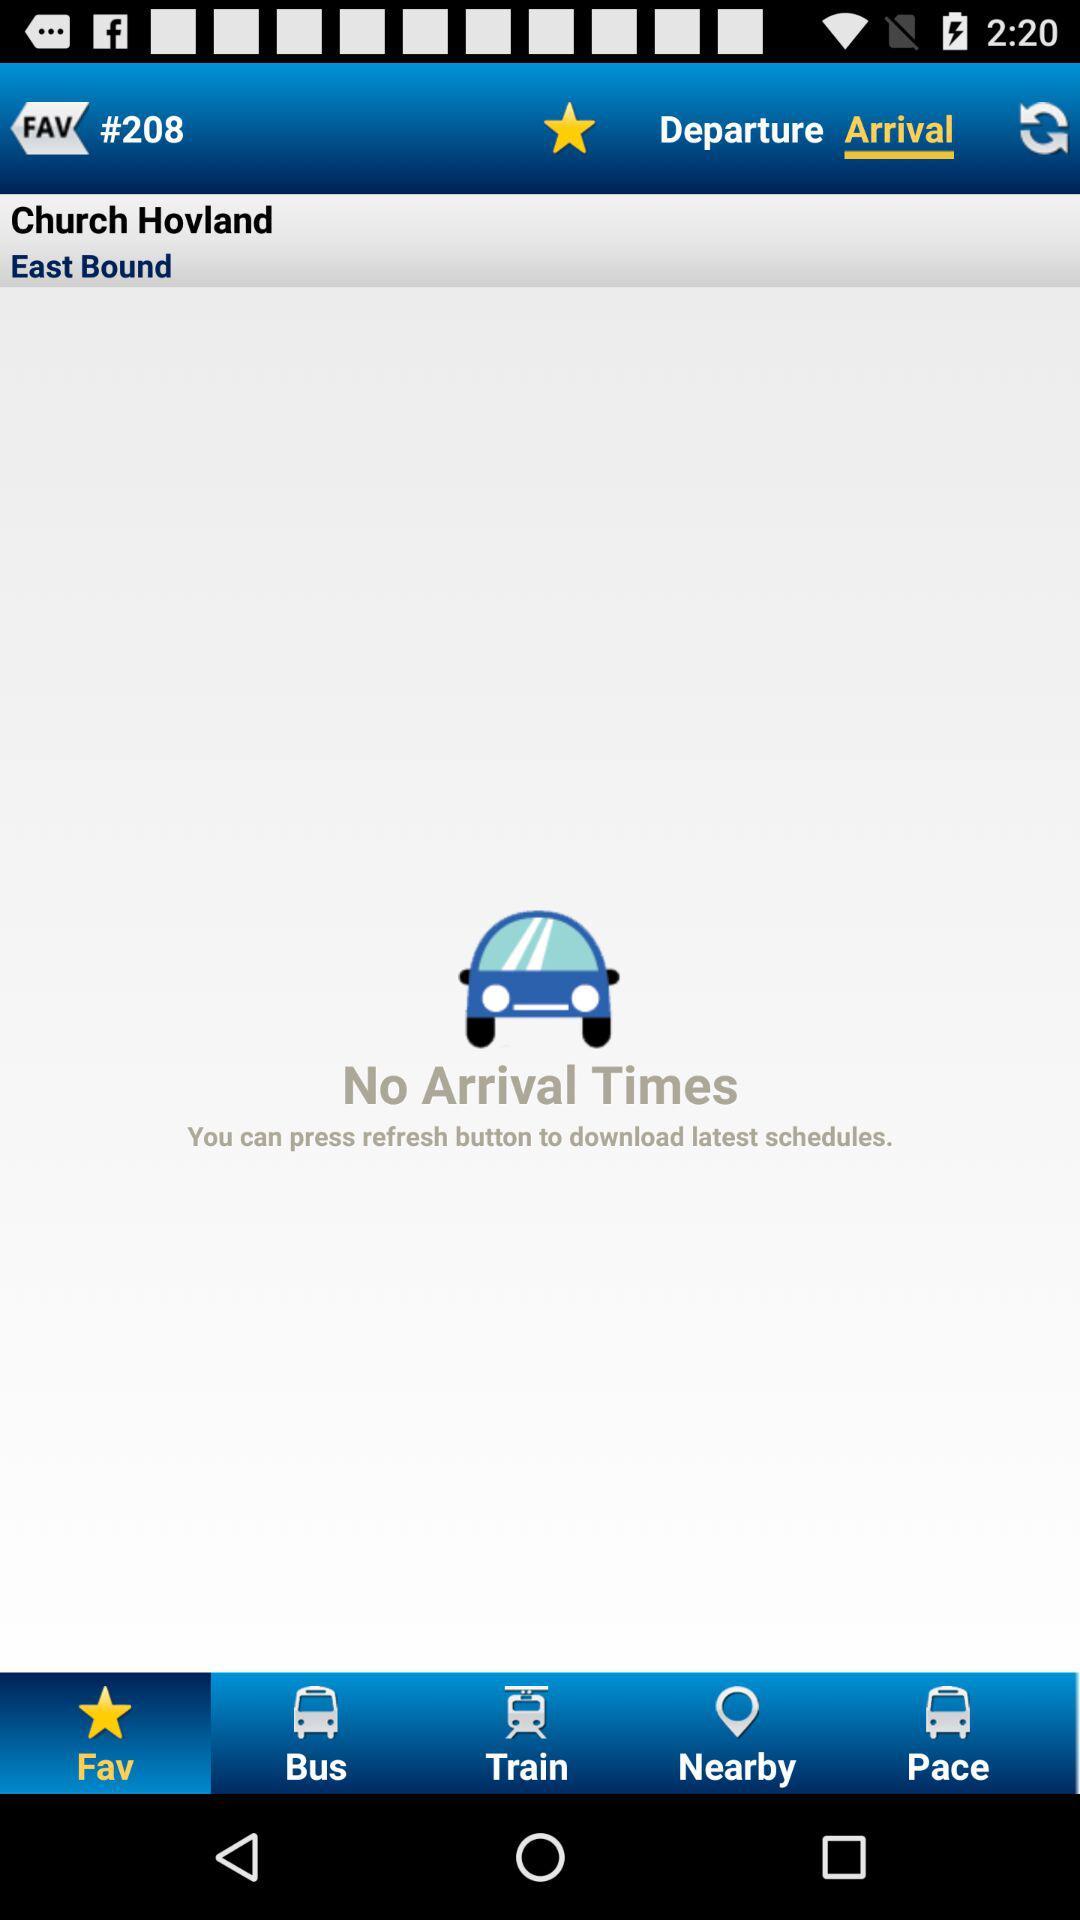  Describe the element at coordinates (741, 127) in the screenshot. I see `button next to arrival` at that location.